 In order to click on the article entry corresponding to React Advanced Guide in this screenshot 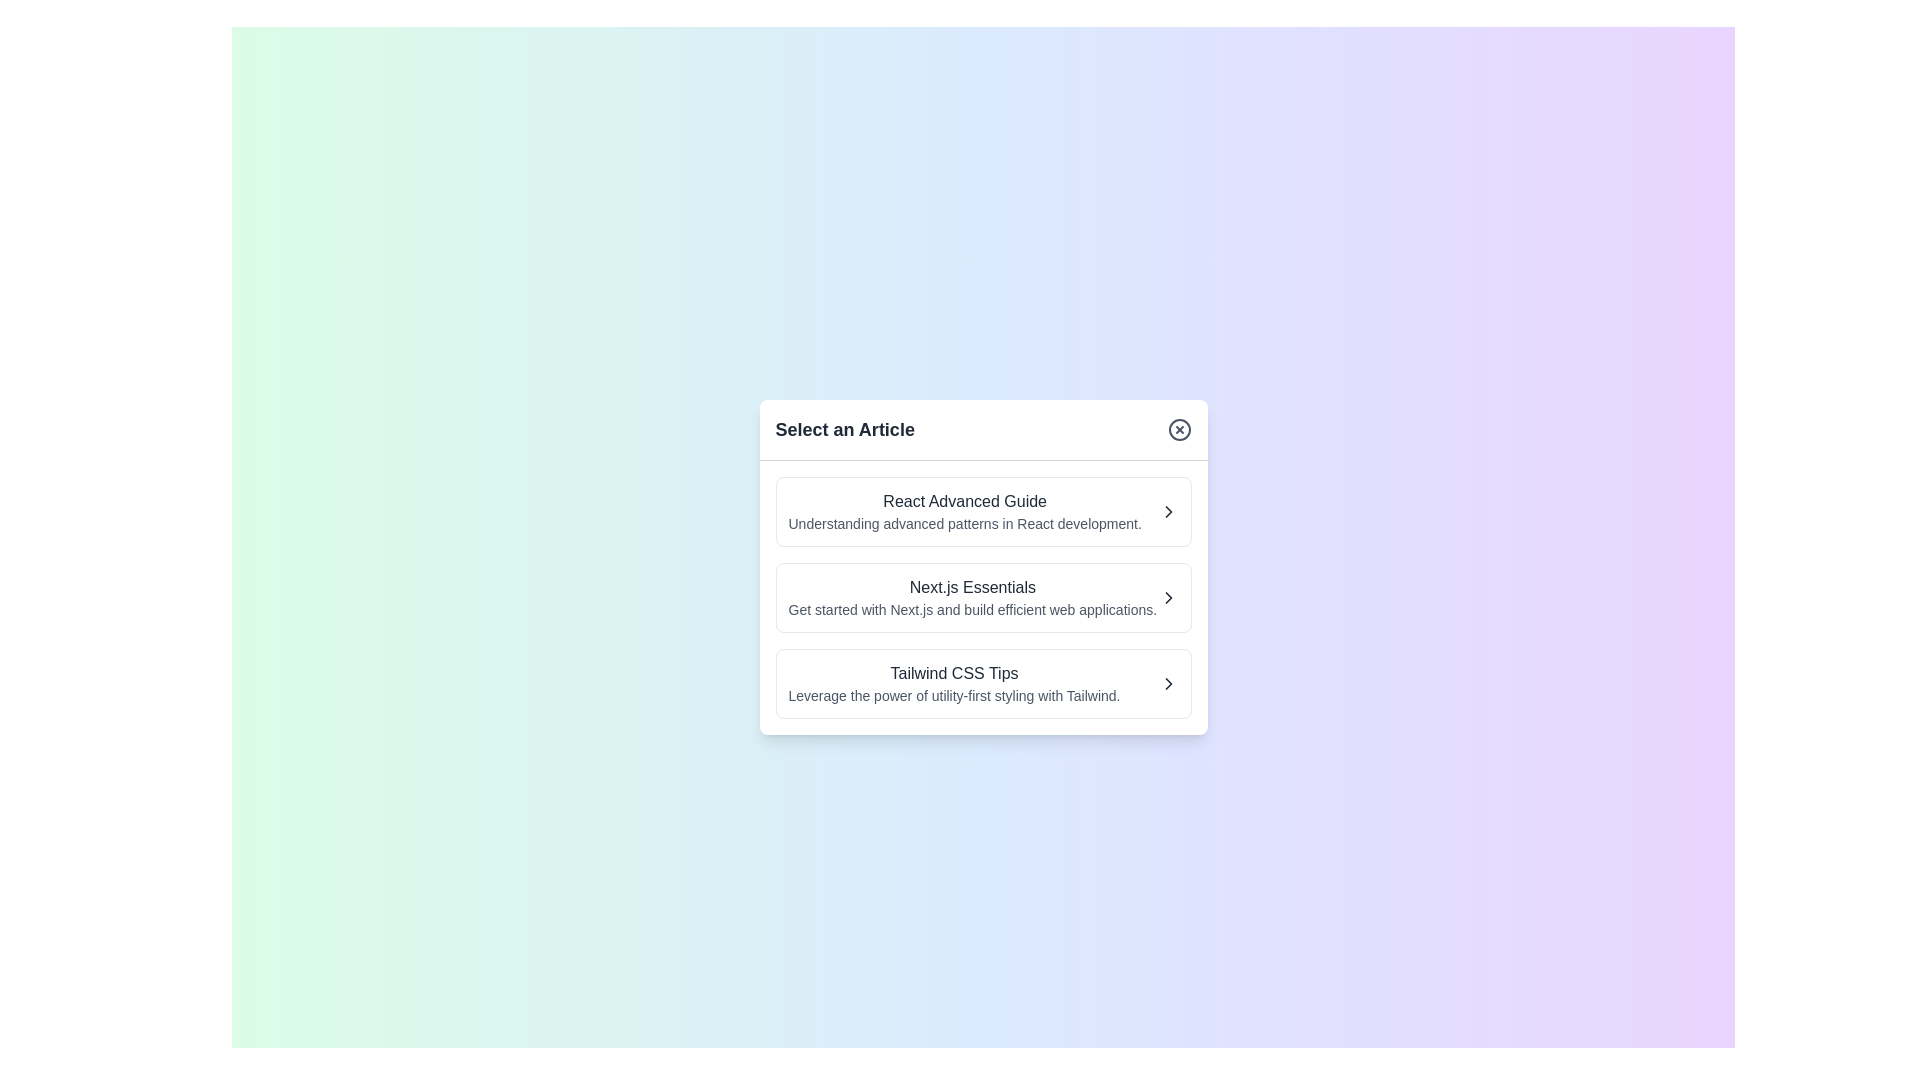, I will do `click(983, 510)`.